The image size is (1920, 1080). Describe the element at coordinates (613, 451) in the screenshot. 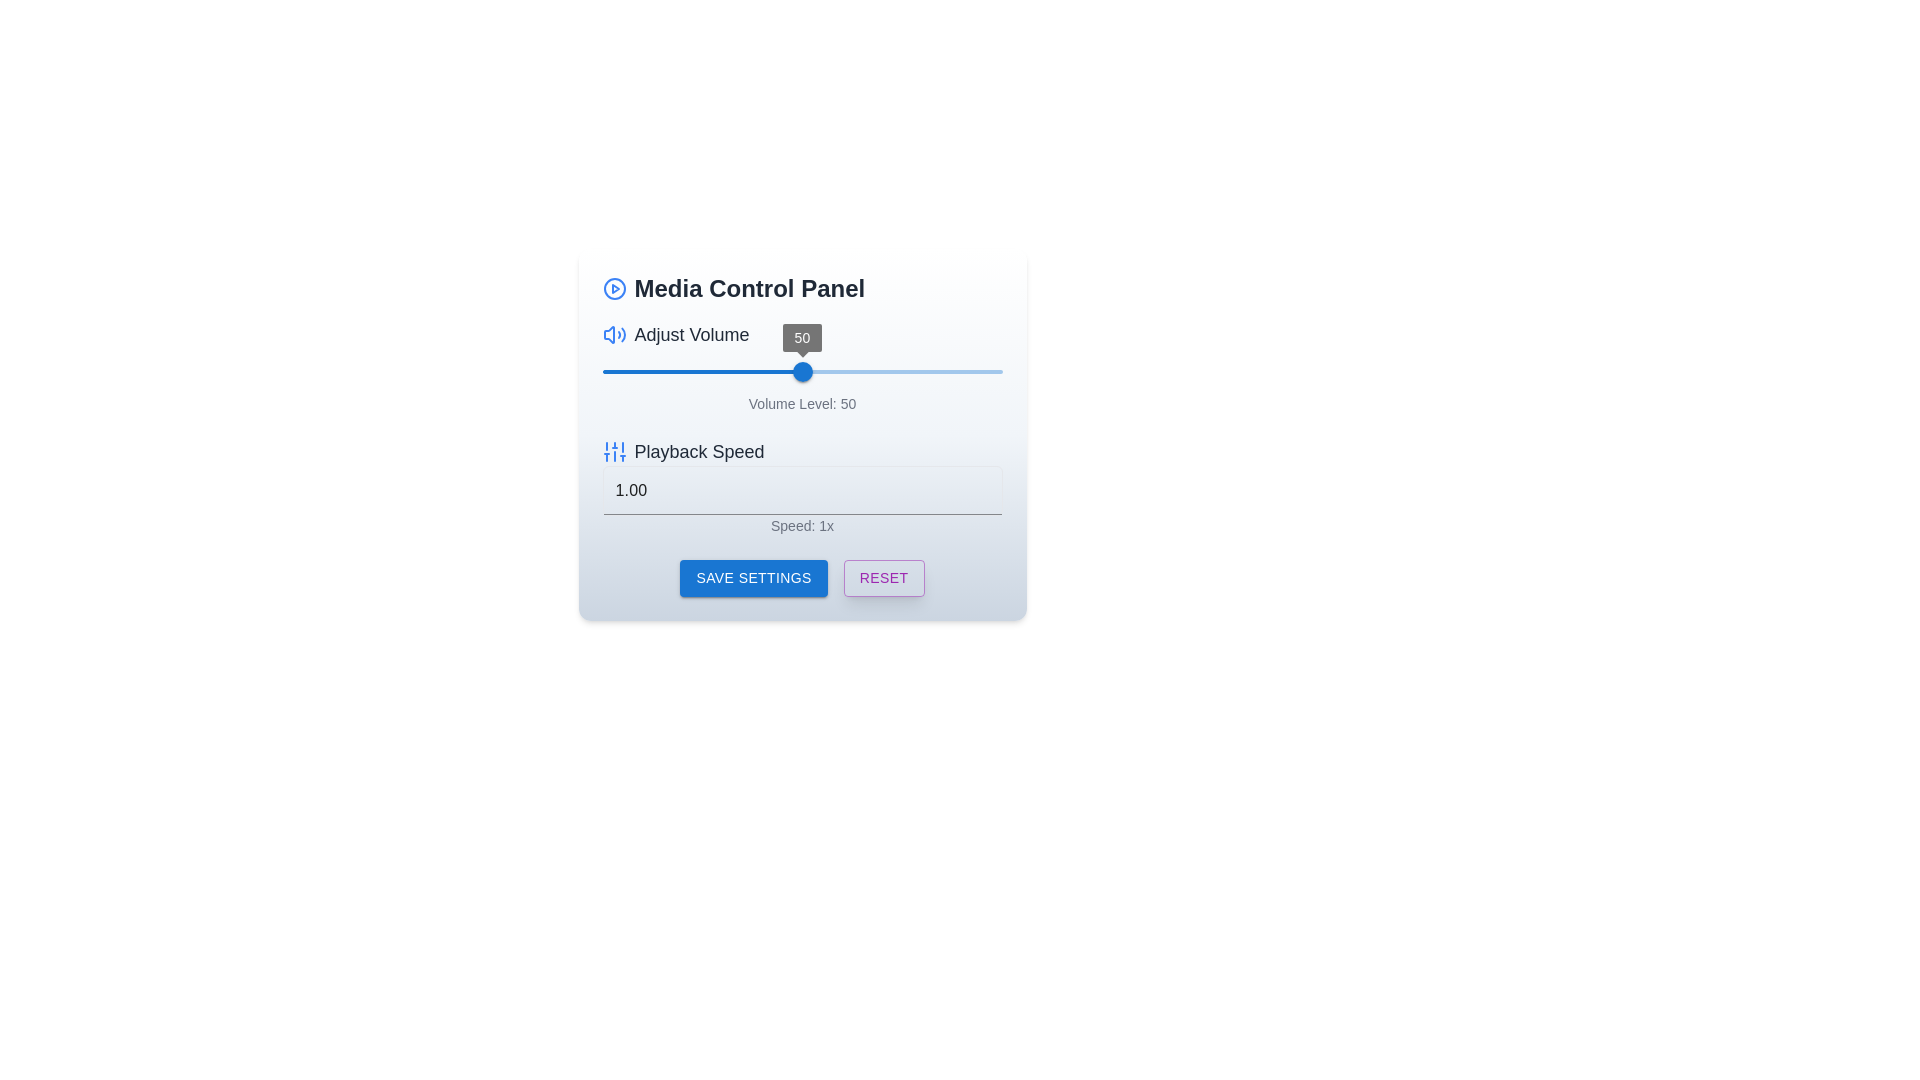

I see `the settings icon for playback speed, which is the first component in the group labeled 'Playback Speed', located towards the left side above the text input area` at that location.